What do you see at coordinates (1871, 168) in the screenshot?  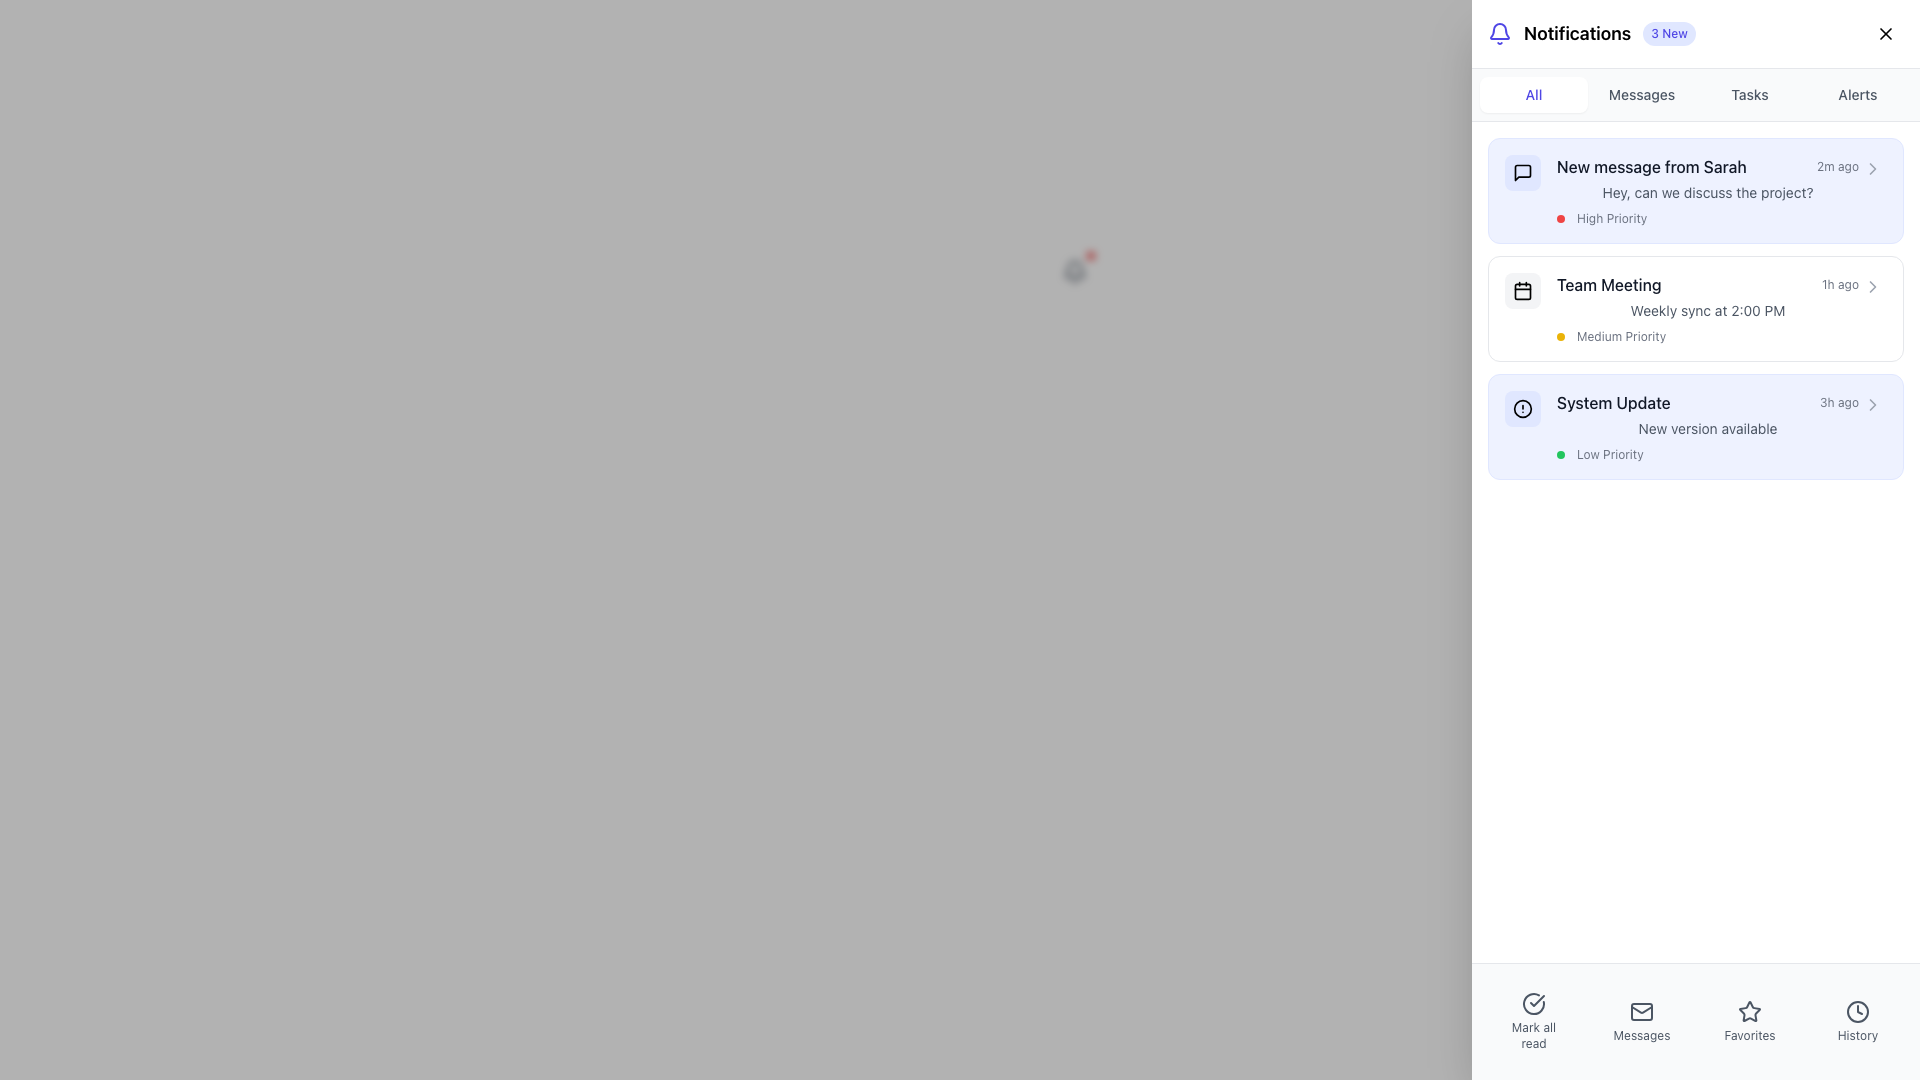 I see `the rightward-facing chevron button with a rounded background, located at the right end of the notification item labeled 'New message from Sarah'` at bounding box center [1871, 168].